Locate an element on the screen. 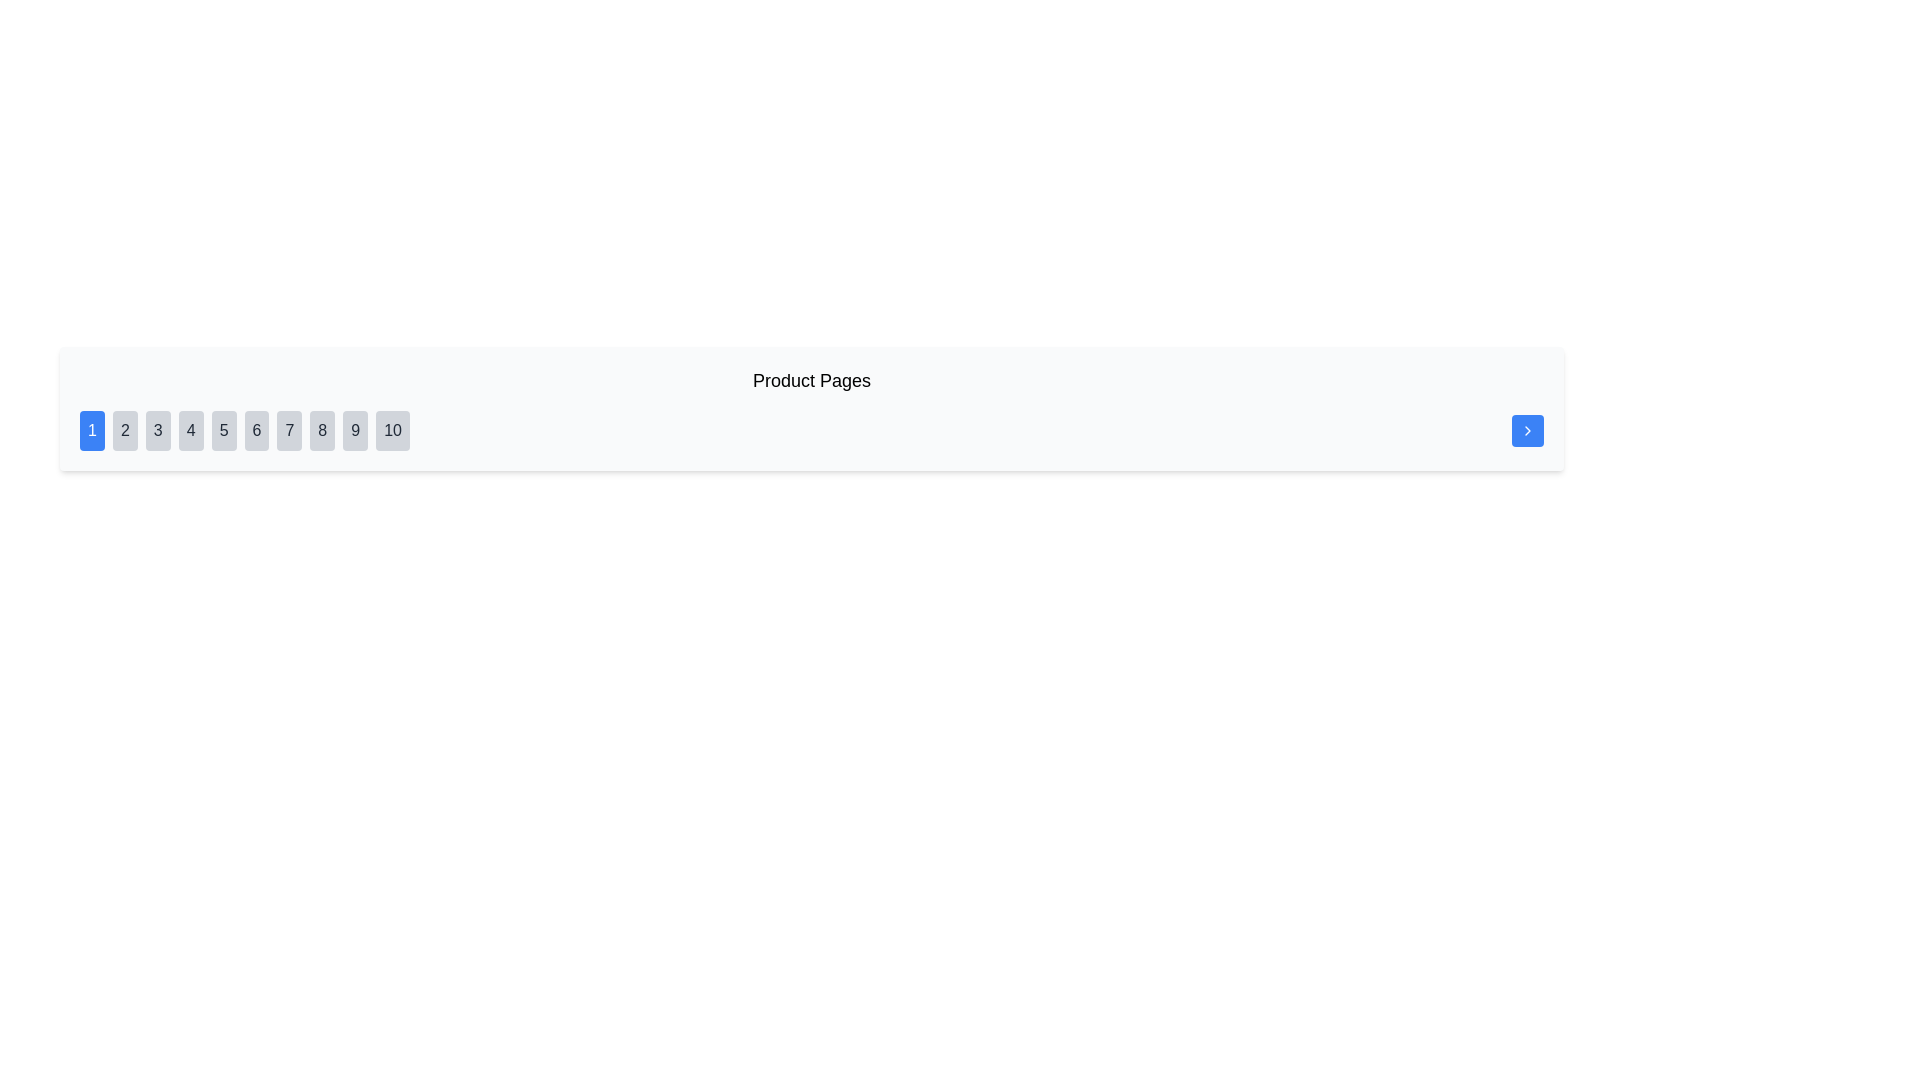 The image size is (1920, 1080). the chevron icon pointing to the right, which is styled in white on a blue circular background is located at coordinates (1526, 430).